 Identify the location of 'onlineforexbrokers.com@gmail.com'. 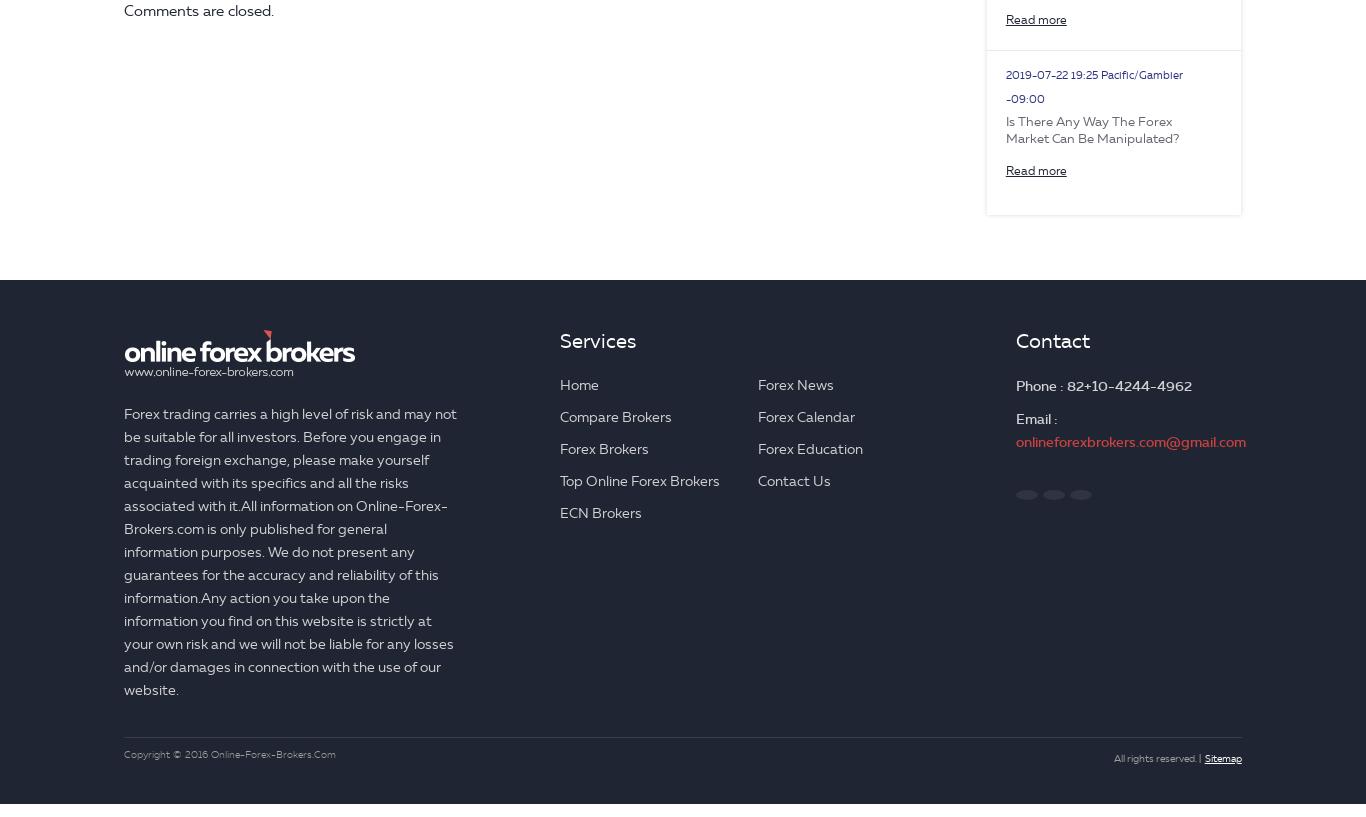
(1014, 441).